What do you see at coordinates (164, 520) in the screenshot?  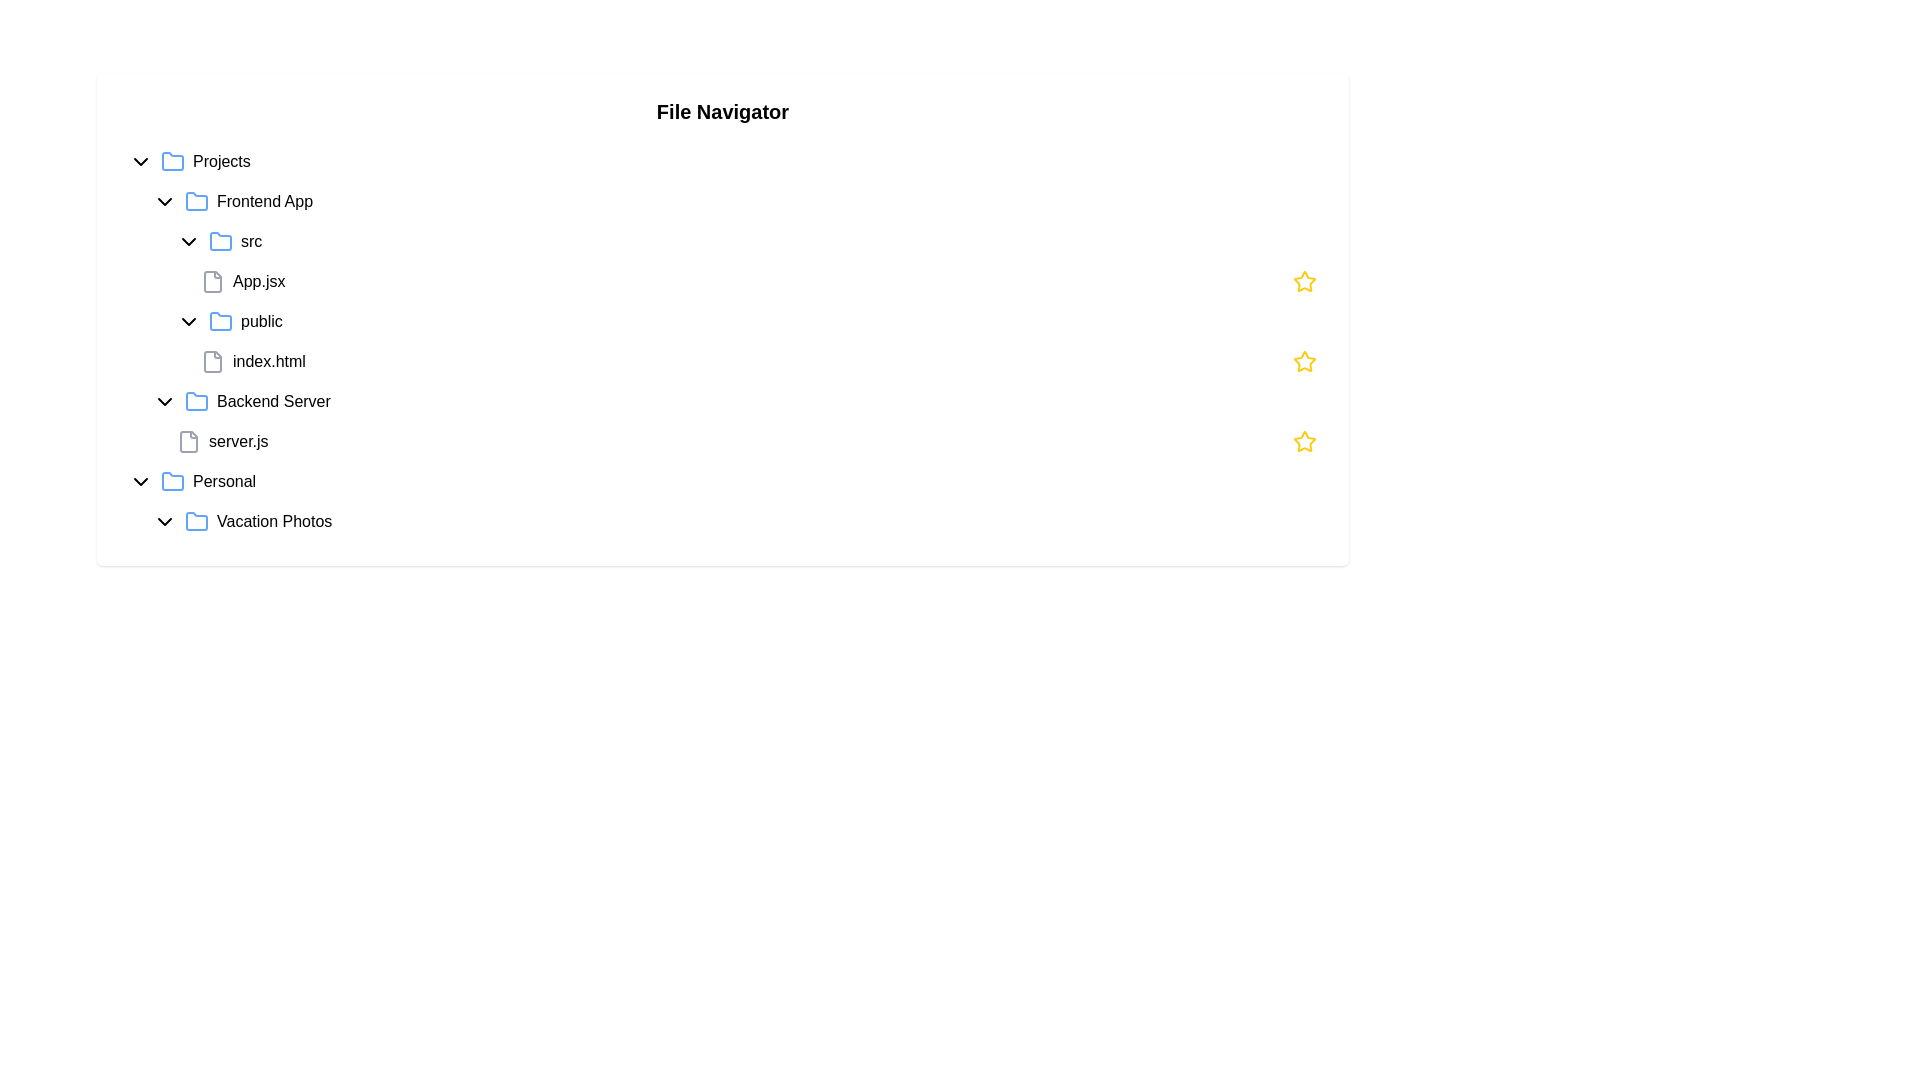 I see `the Expand/Collapse Chevron Icon next to the 'Vacation Photos' text` at bounding box center [164, 520].